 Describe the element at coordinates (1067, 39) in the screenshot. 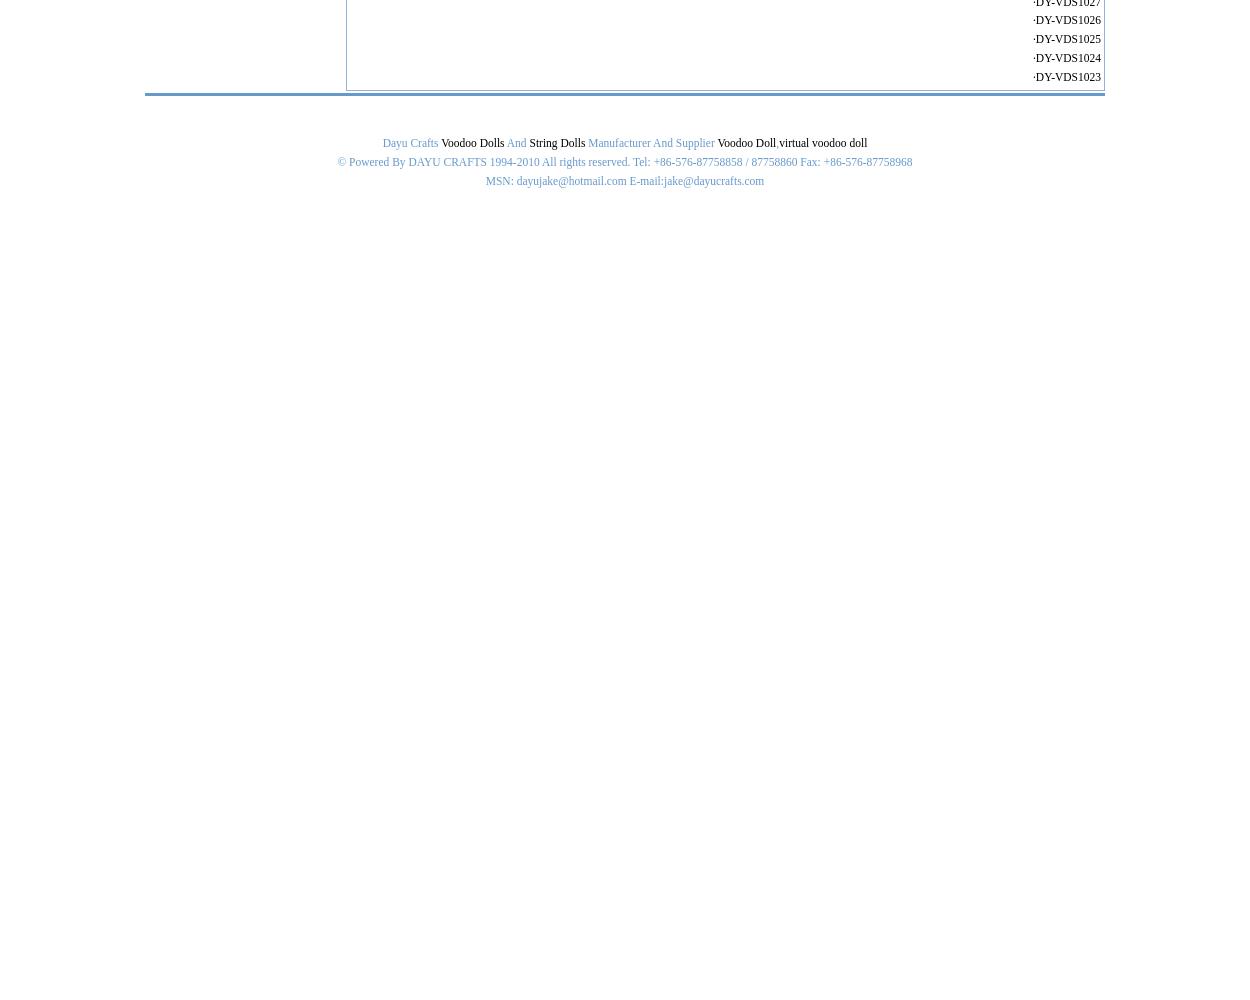

I see `'DY-VDS1025'` at that location.